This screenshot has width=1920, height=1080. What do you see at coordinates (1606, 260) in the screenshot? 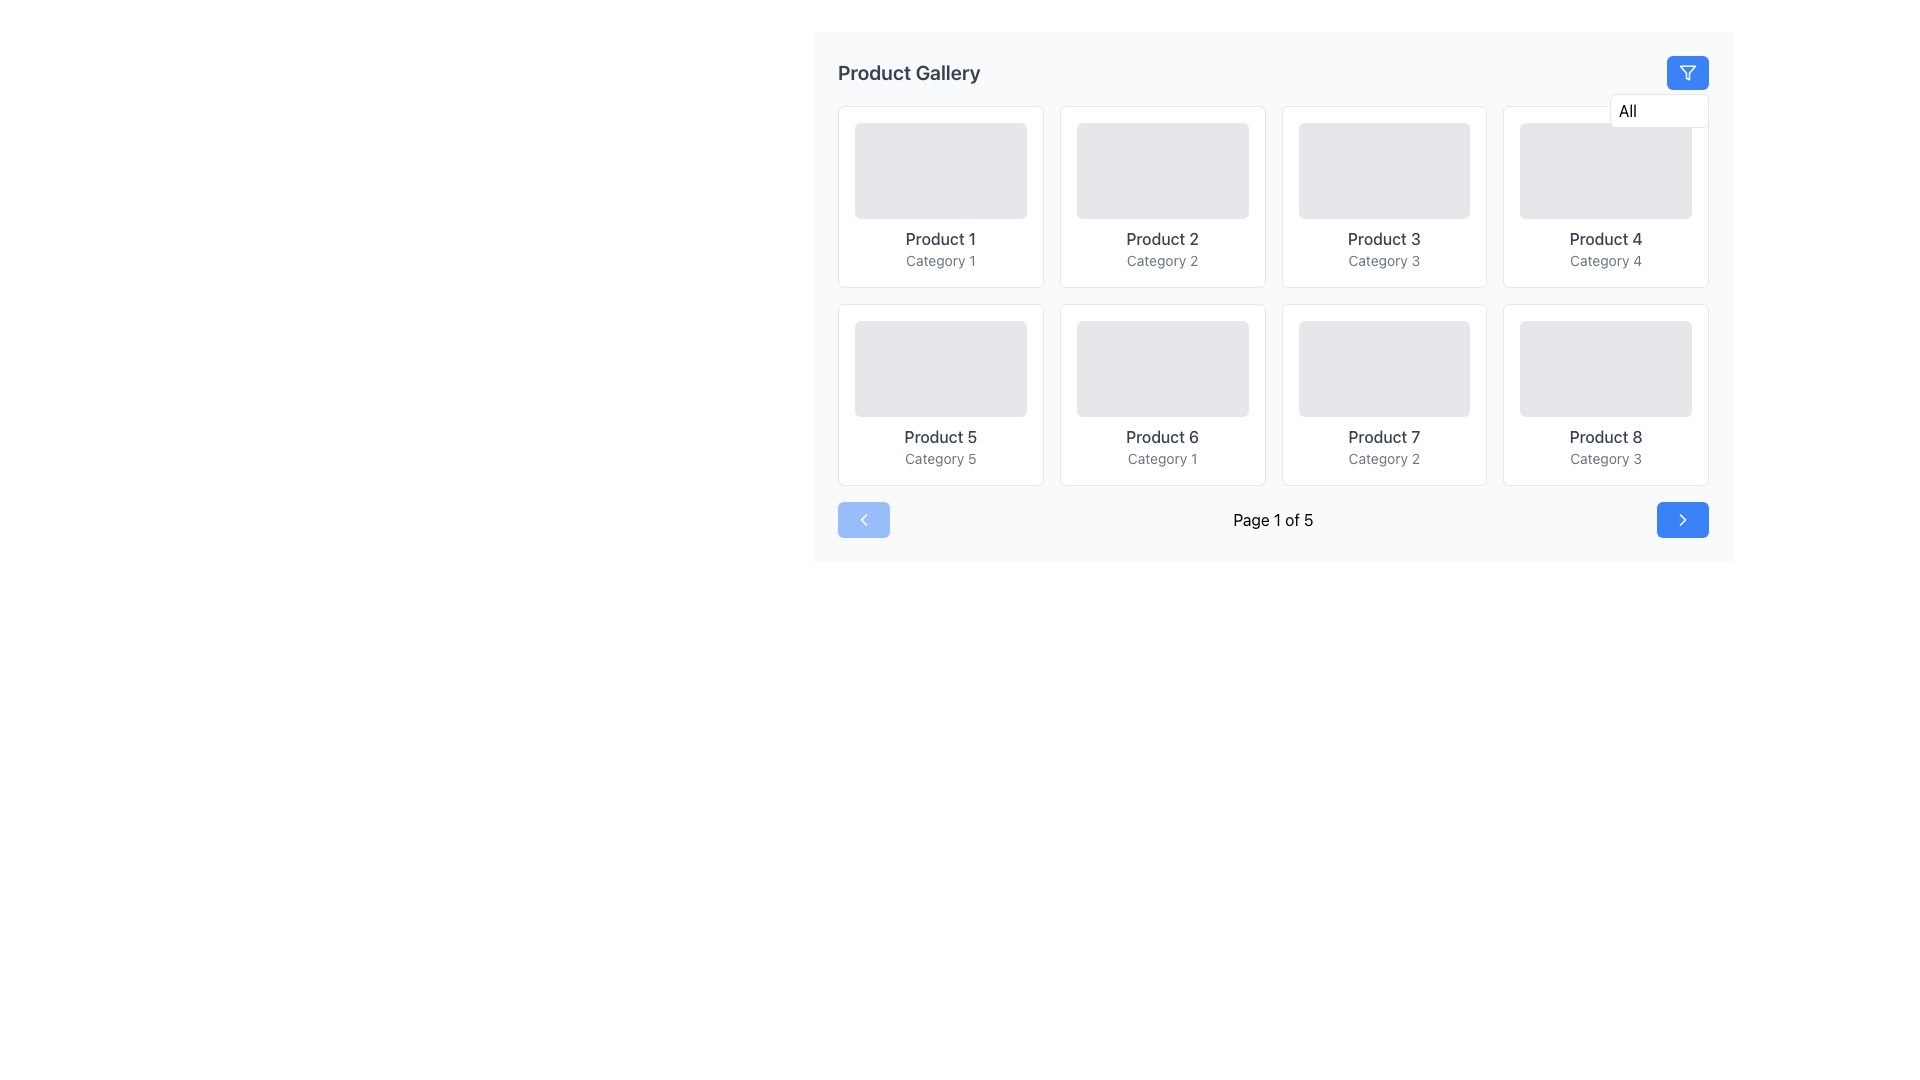
I see `text from the label that displays 'Category 4', which is styled with a small font size and gray color, located in the bottom section of the card for 'Product 4'` at bounding box center [1606, 260].